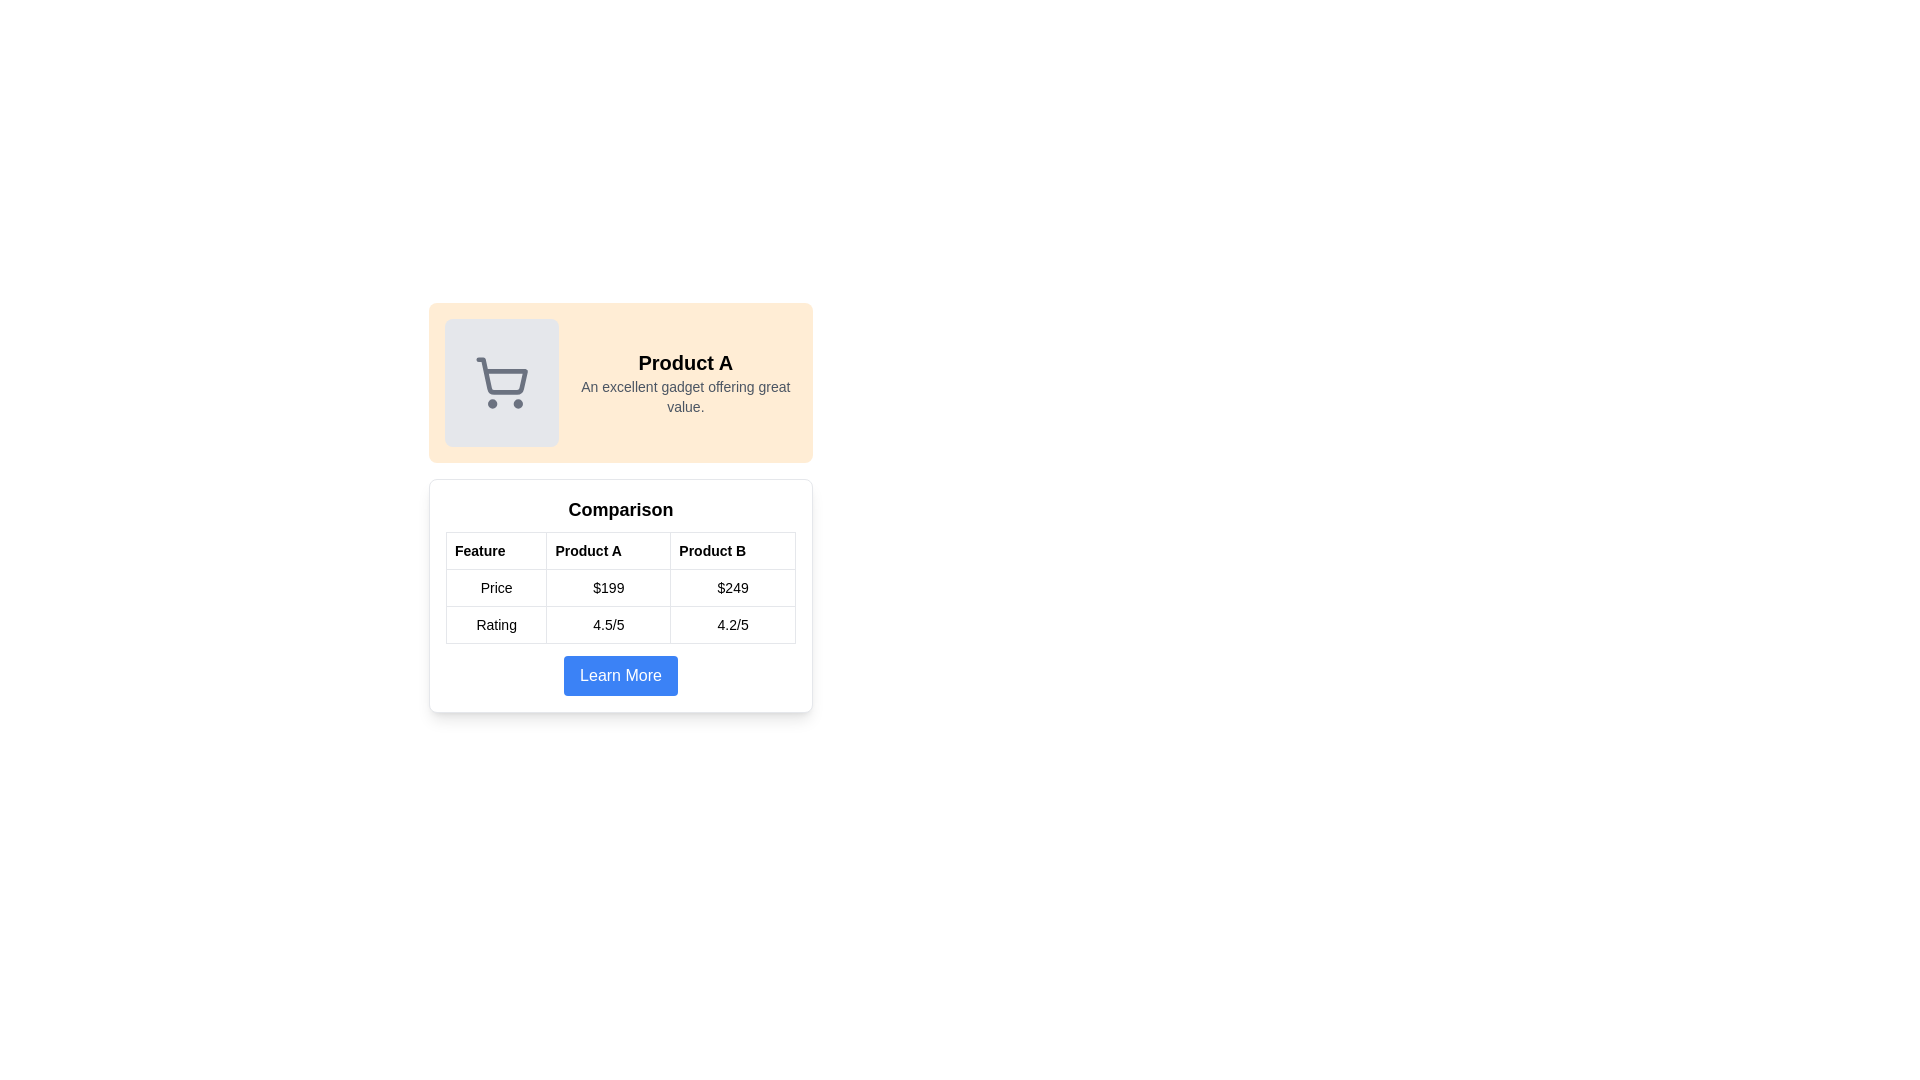 This screenshot has height=1080, width=1920. Describe the element at coordinates (496, 623) in the screenshot. I see `the Text label that indicates the rating category for the items being compared, located in the left column of a three-column row within a comparison table` at that location.